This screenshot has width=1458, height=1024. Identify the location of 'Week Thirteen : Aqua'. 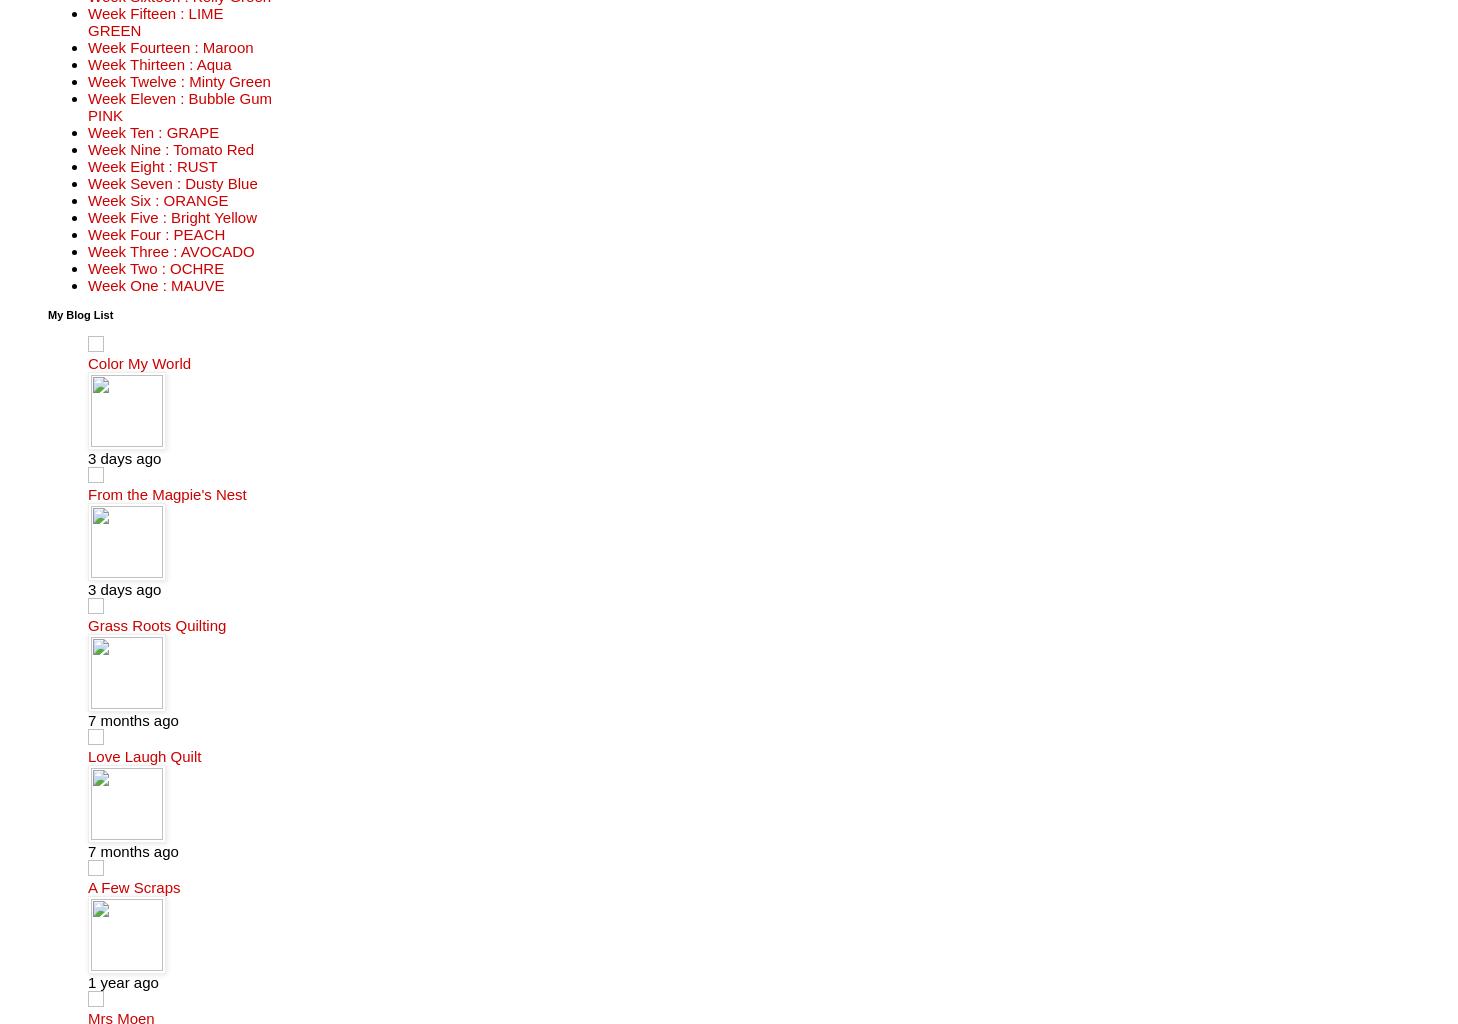
(158, 62).